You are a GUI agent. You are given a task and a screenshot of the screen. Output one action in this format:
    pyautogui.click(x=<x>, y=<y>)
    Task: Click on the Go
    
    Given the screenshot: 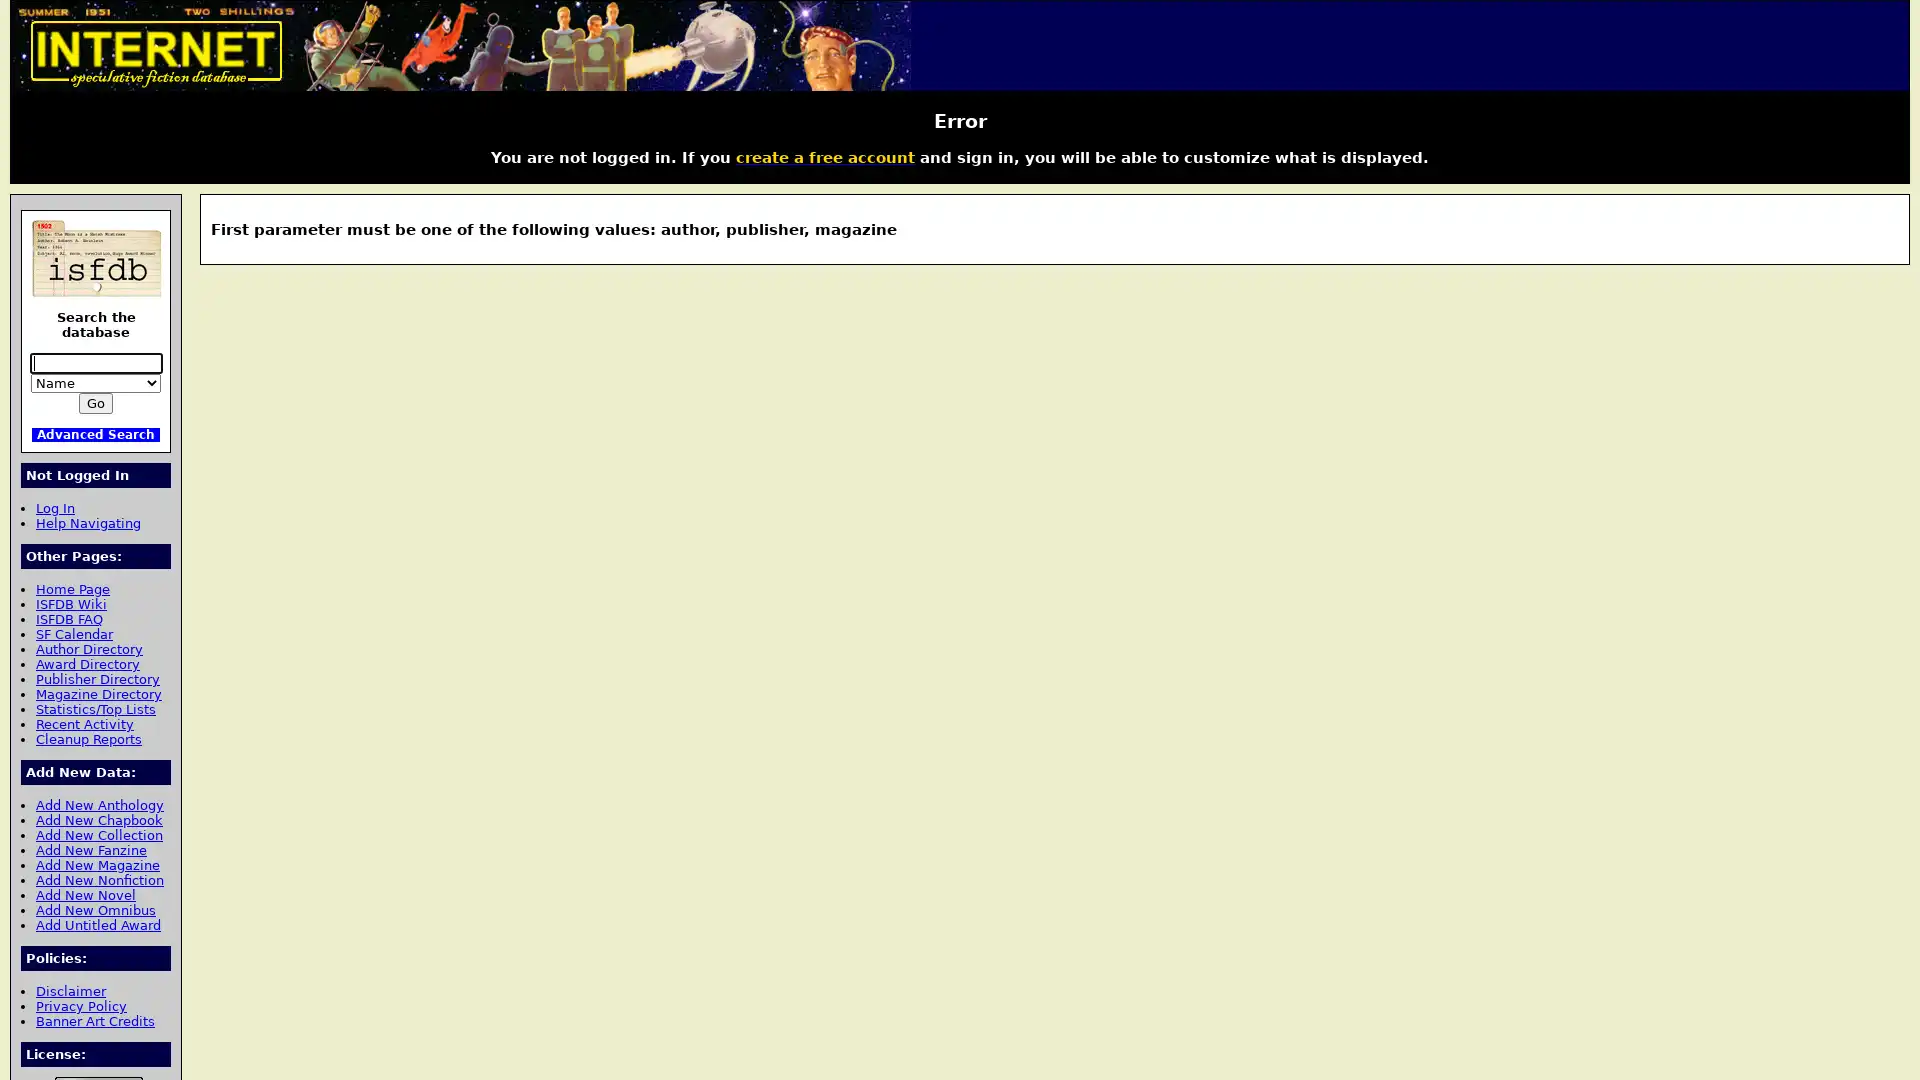 What is the action you would take?
    pyautogui.click(x=95, y=403)
    